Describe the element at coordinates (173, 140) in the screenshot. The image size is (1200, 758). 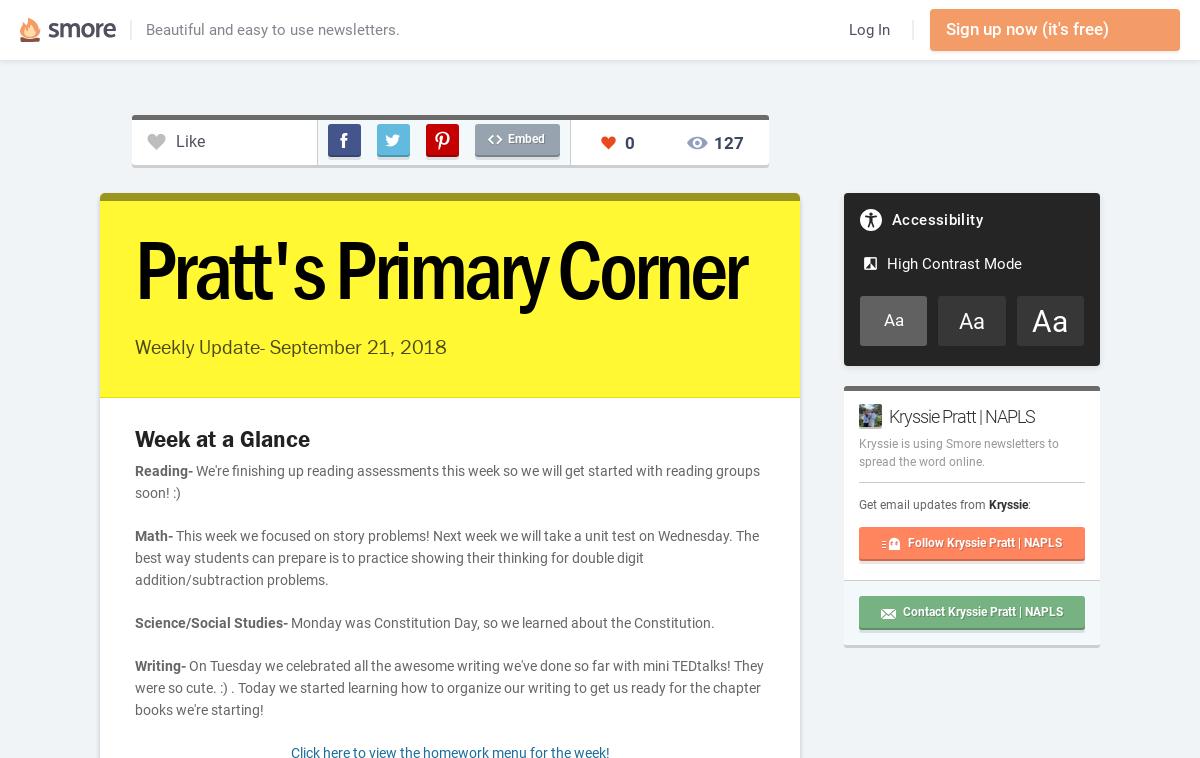
I see `'Like'` at that location.